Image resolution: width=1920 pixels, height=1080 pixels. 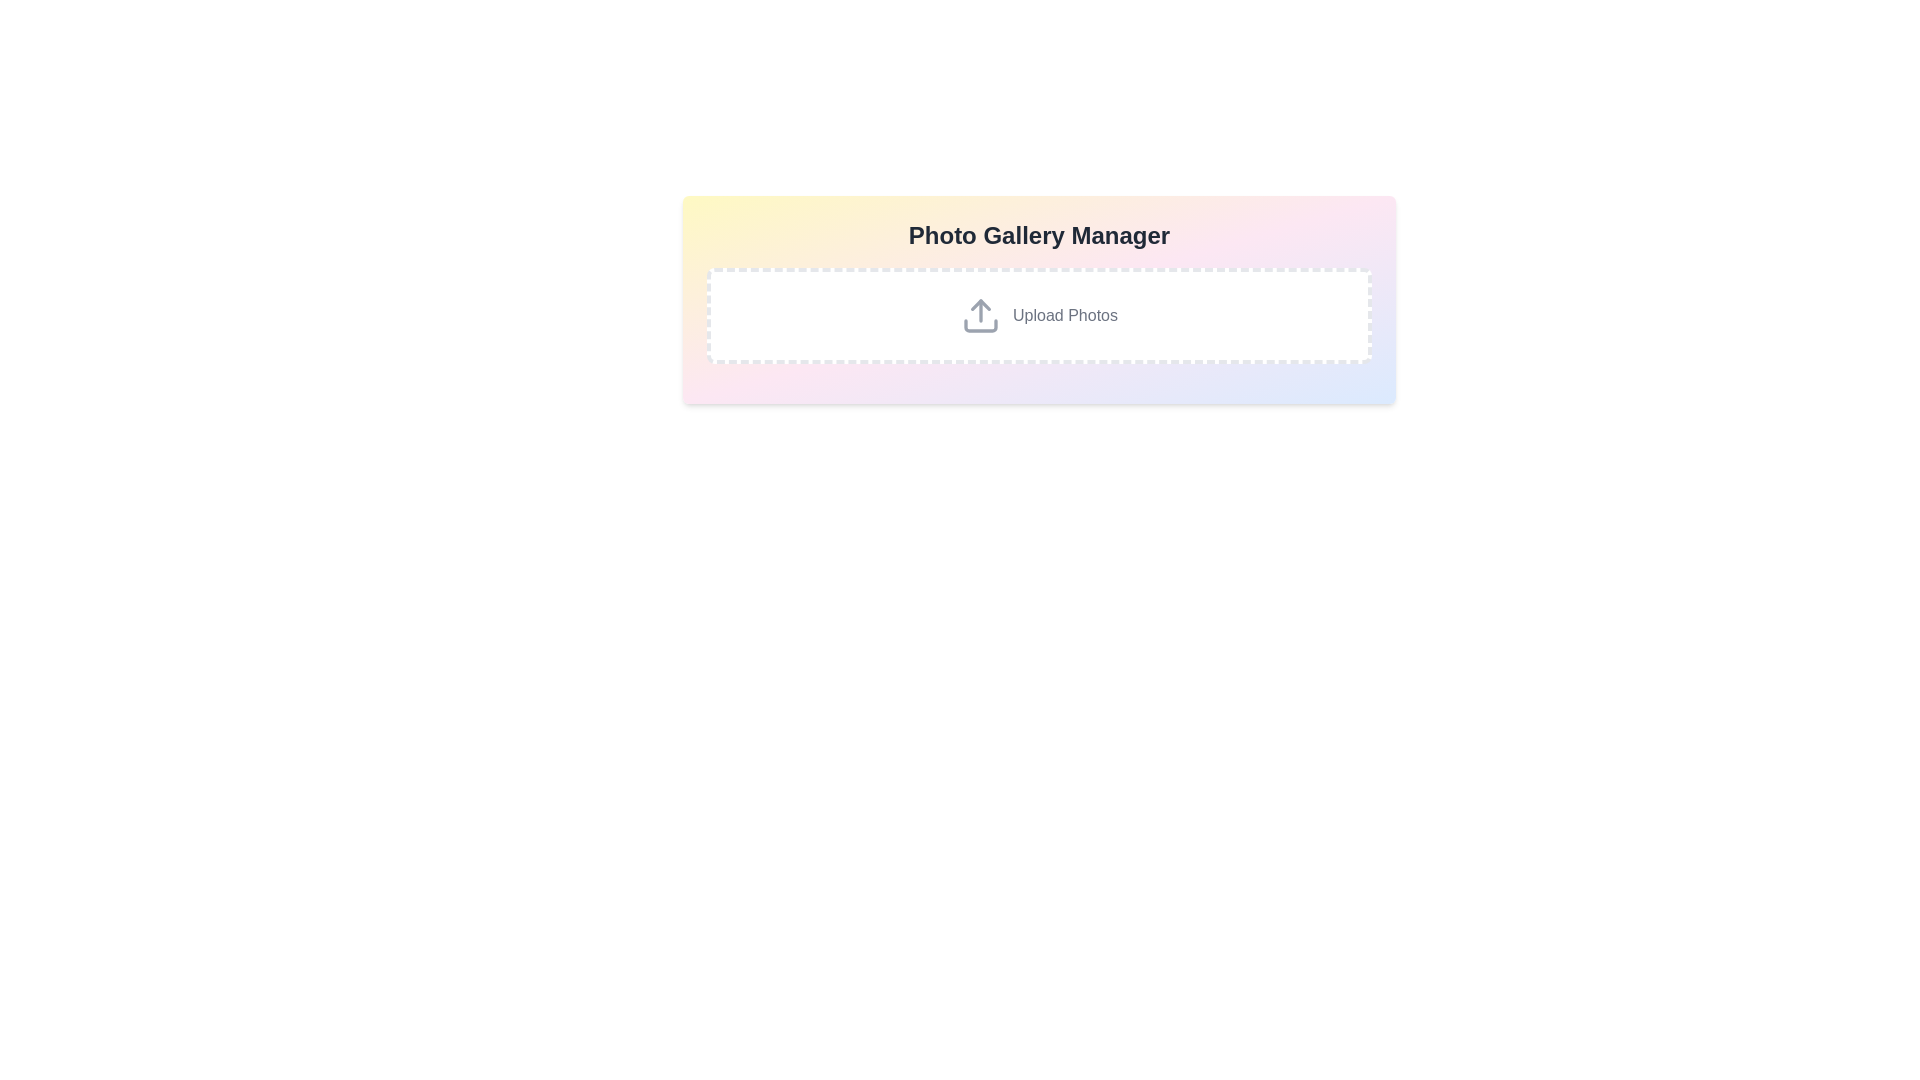 What do you see at coordinates (1039, 315) in the screenshot?
I see `and drop files onto the 'Button or File Selector' for uploading photos, located in the 'Photo Gallery Manager' section` at bounding box center [1039, 315].